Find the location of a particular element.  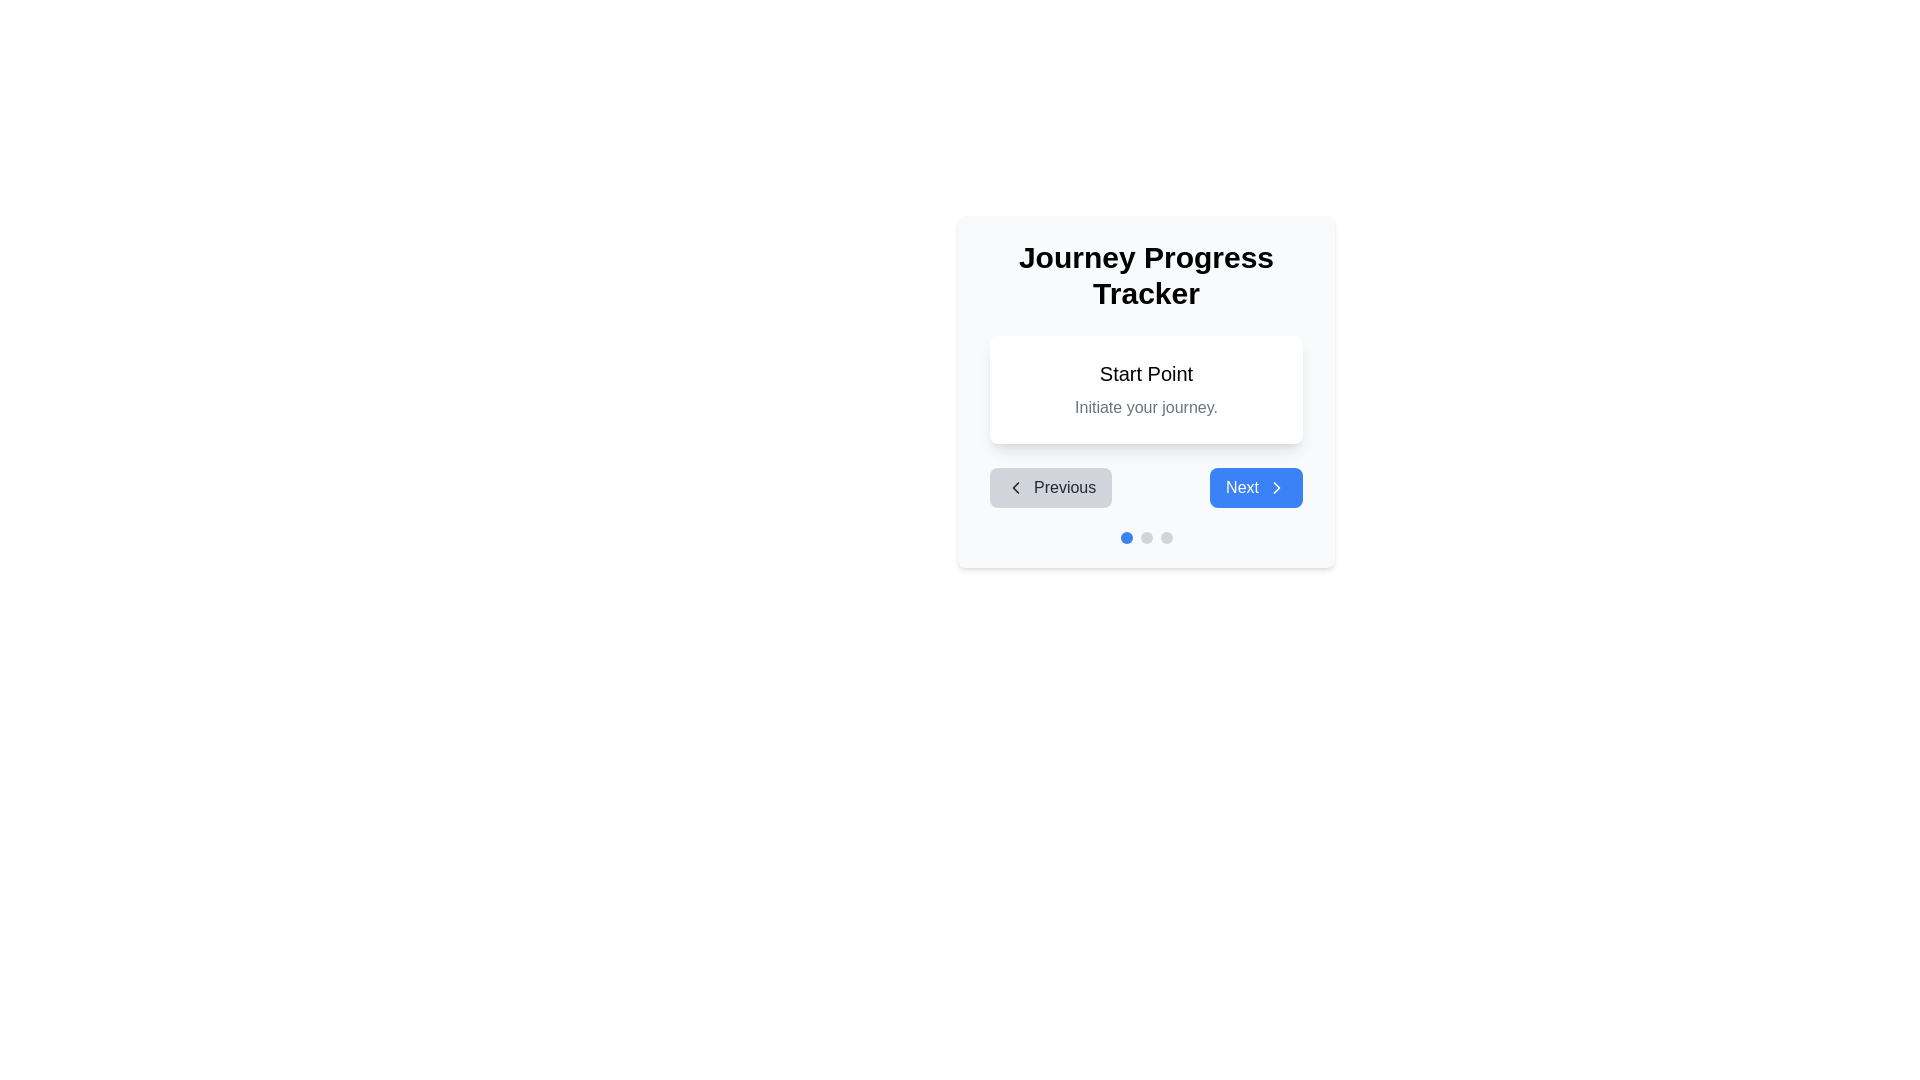

static text element displaying 'Start Point' in bold at the top-center of the white rectangular card is located at coordinates (1146, 374).